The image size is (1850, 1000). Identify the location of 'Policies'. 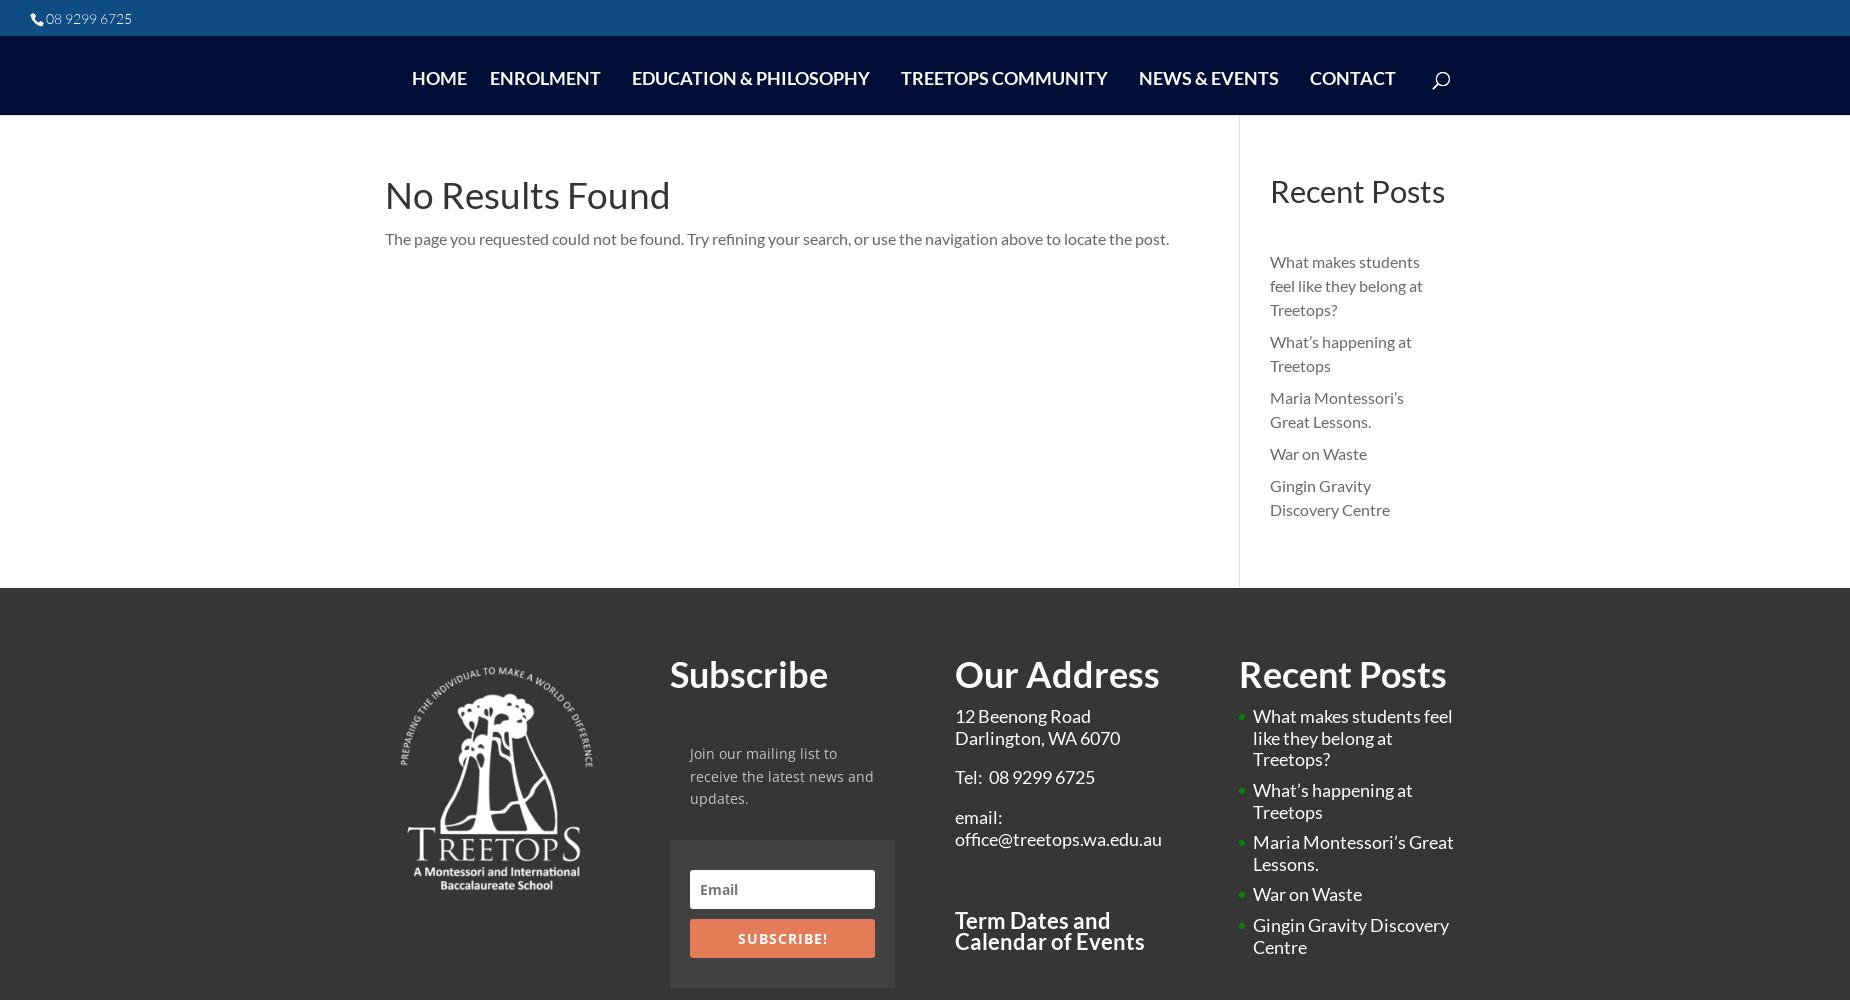
(945, 197).